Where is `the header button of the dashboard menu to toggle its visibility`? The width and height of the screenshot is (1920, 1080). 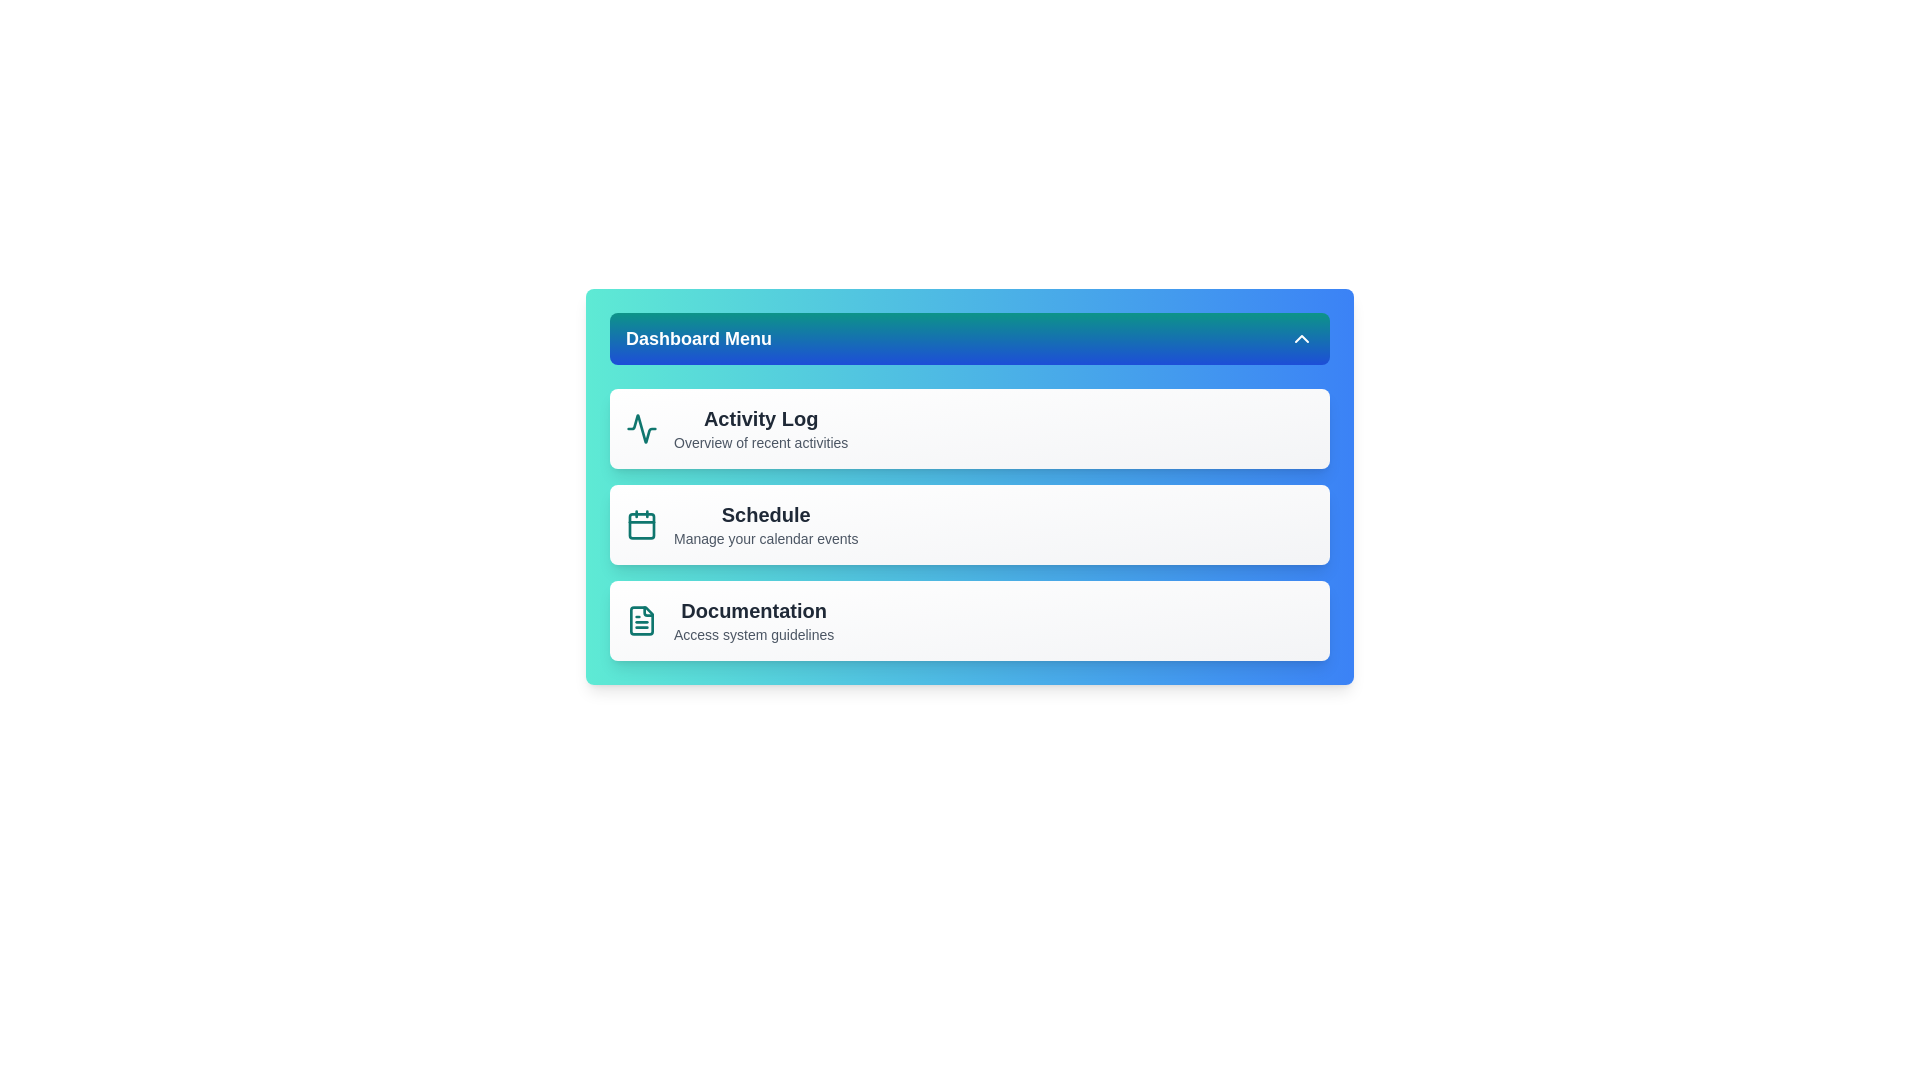 the header button of the dashboard menu to toggle its visibility is located at coordinates (969, 338).